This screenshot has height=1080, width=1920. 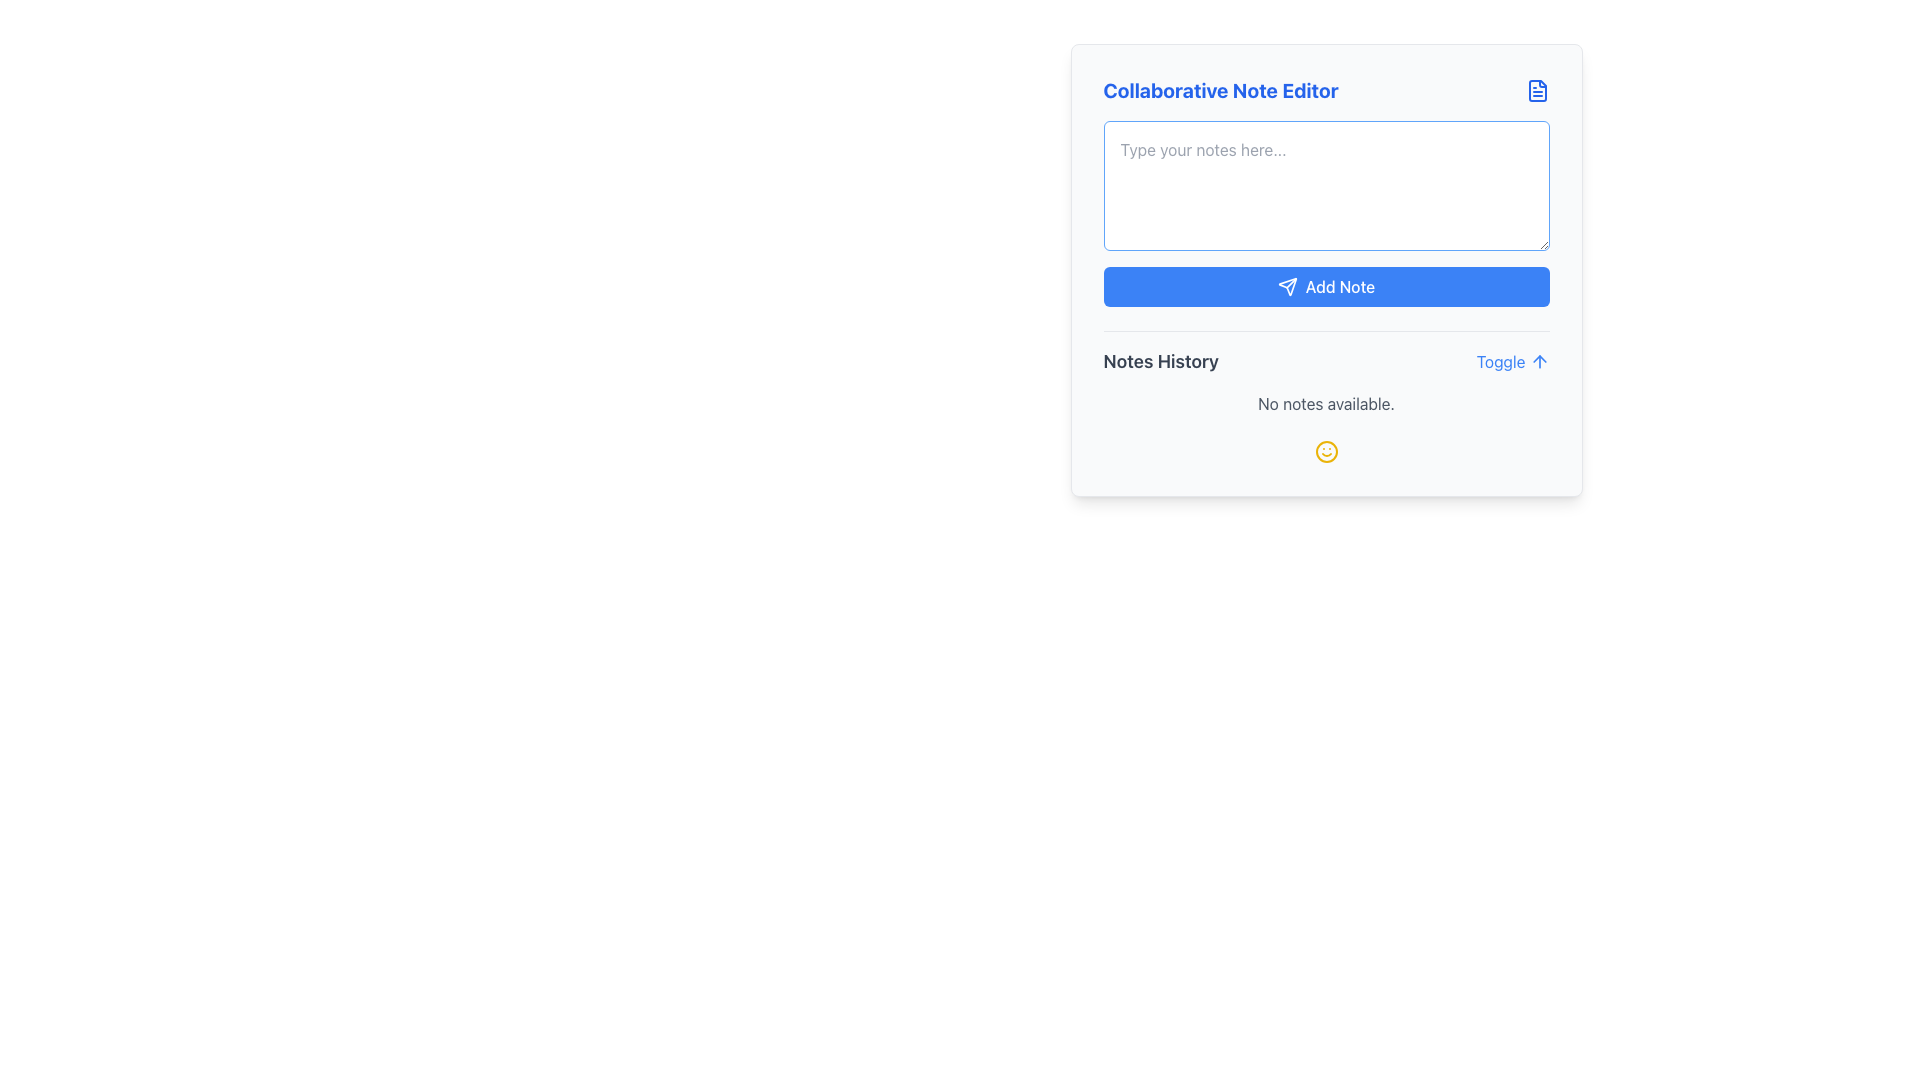 I want to click on the button located in the bottom-right corner of the 'Collaborative Note Editor' box, next to the 'Notes History' text, so click(x=1513, y=362).